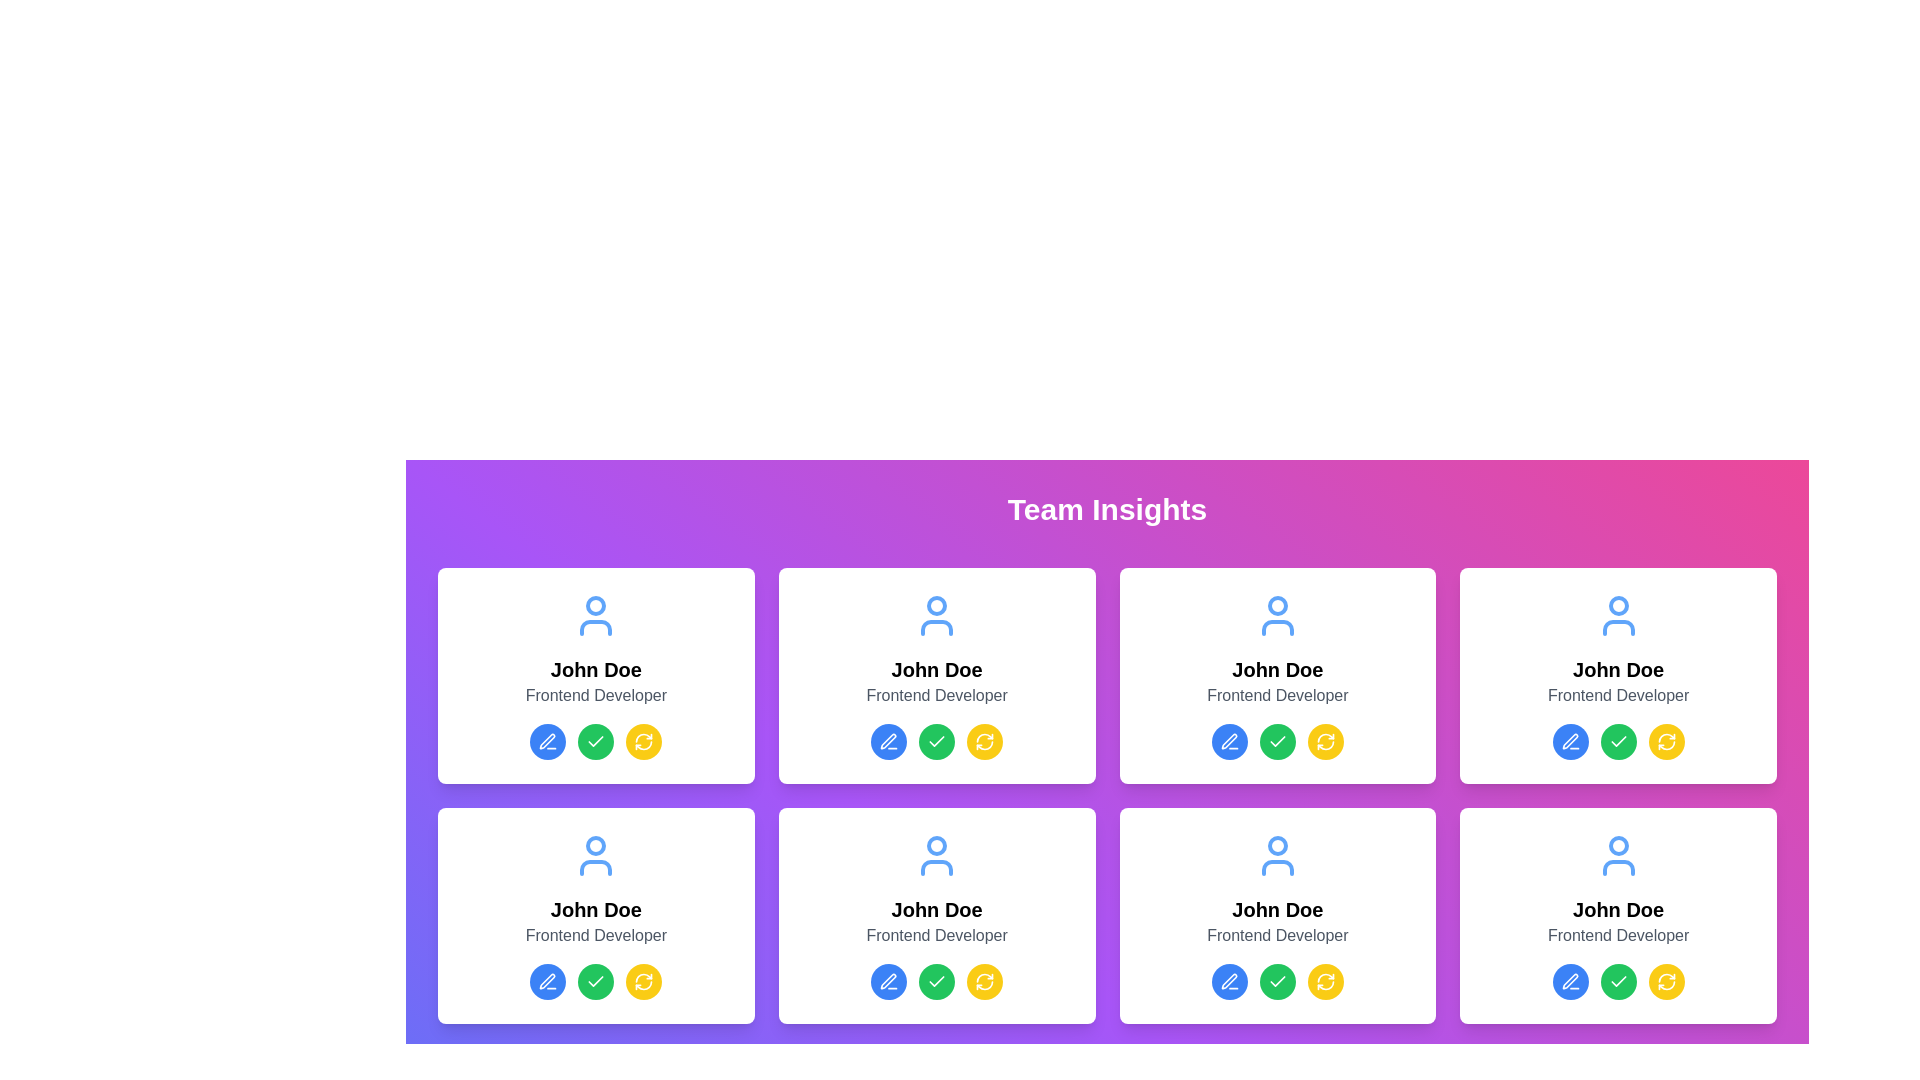  What do you see at coordinates (888, 741) in the screenshot?
I see `the circular blue button with a white pen icon located in the first card of the second row of the grid layout` at bounding box center [888, 741].